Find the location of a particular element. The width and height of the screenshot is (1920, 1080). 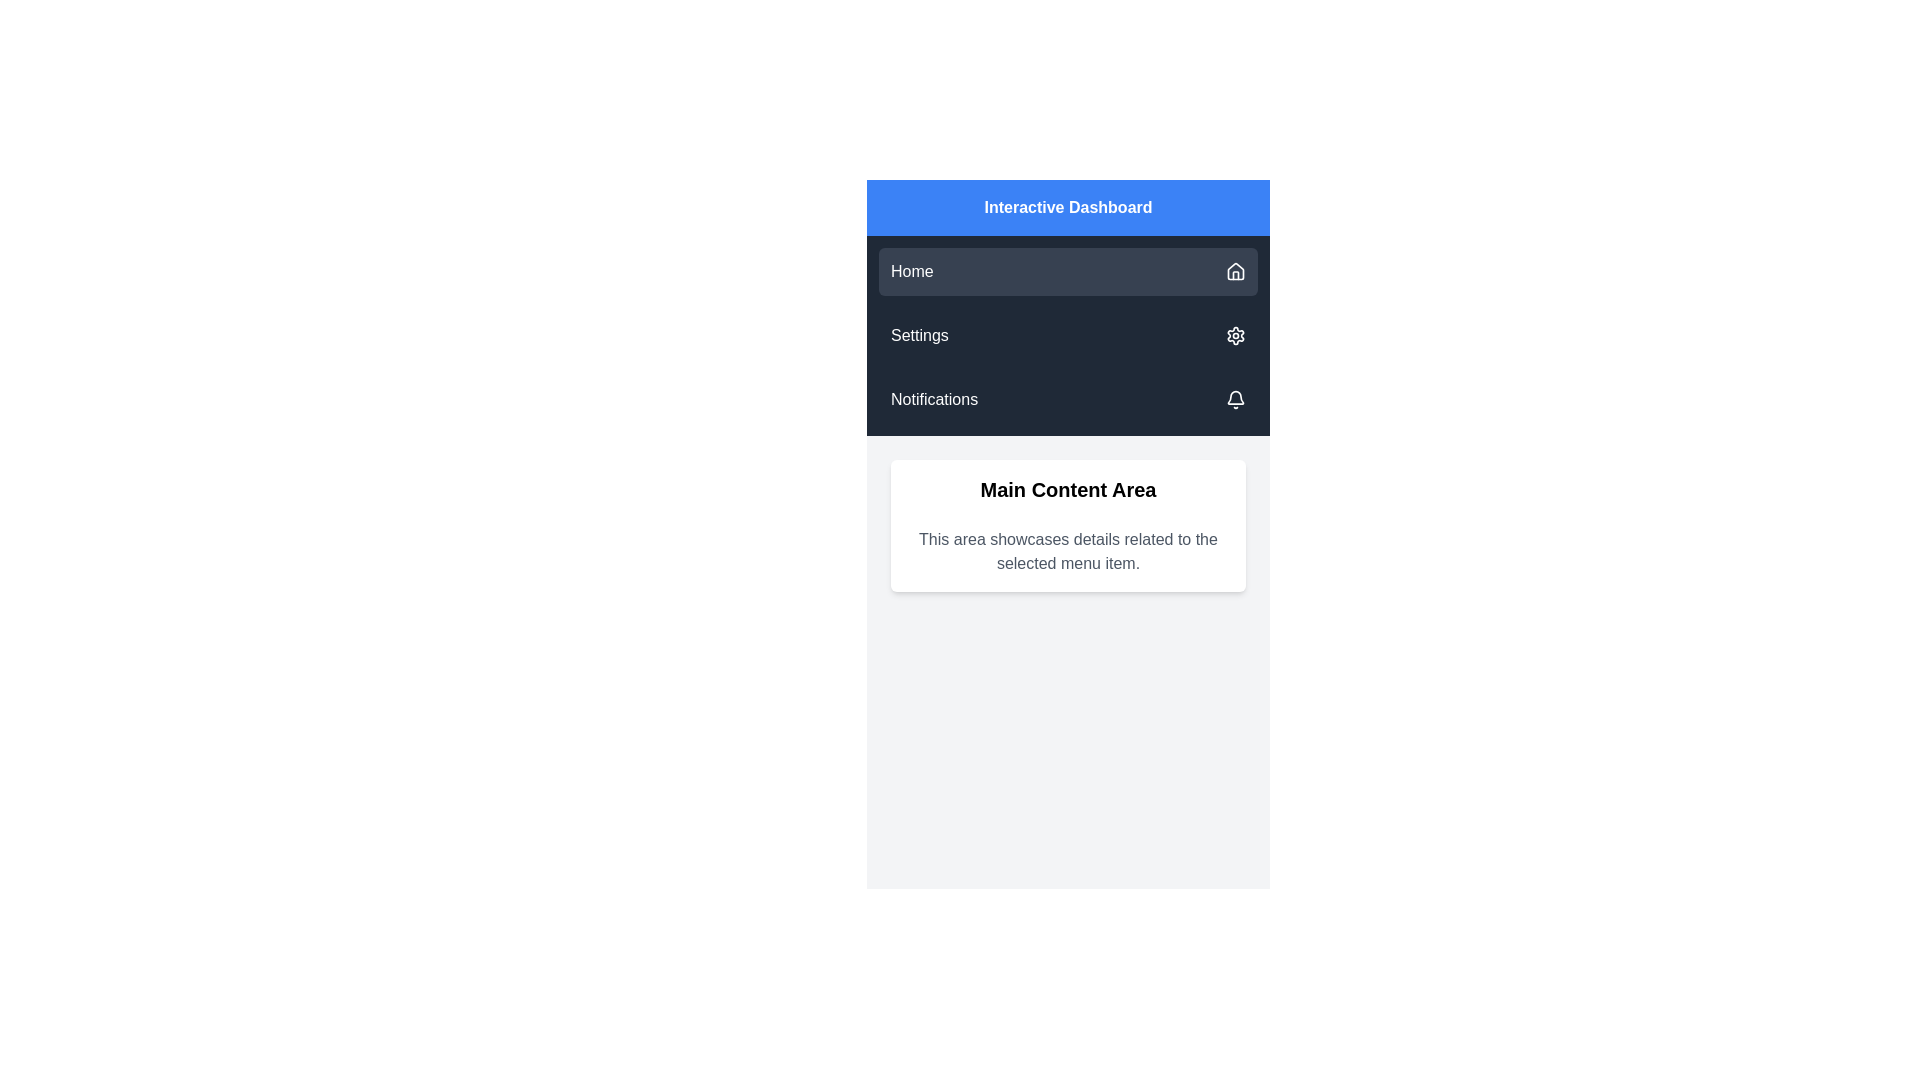

the 'Home' button, which is the first item in the vertical navigation bar is located at coordinates (1067, 272).